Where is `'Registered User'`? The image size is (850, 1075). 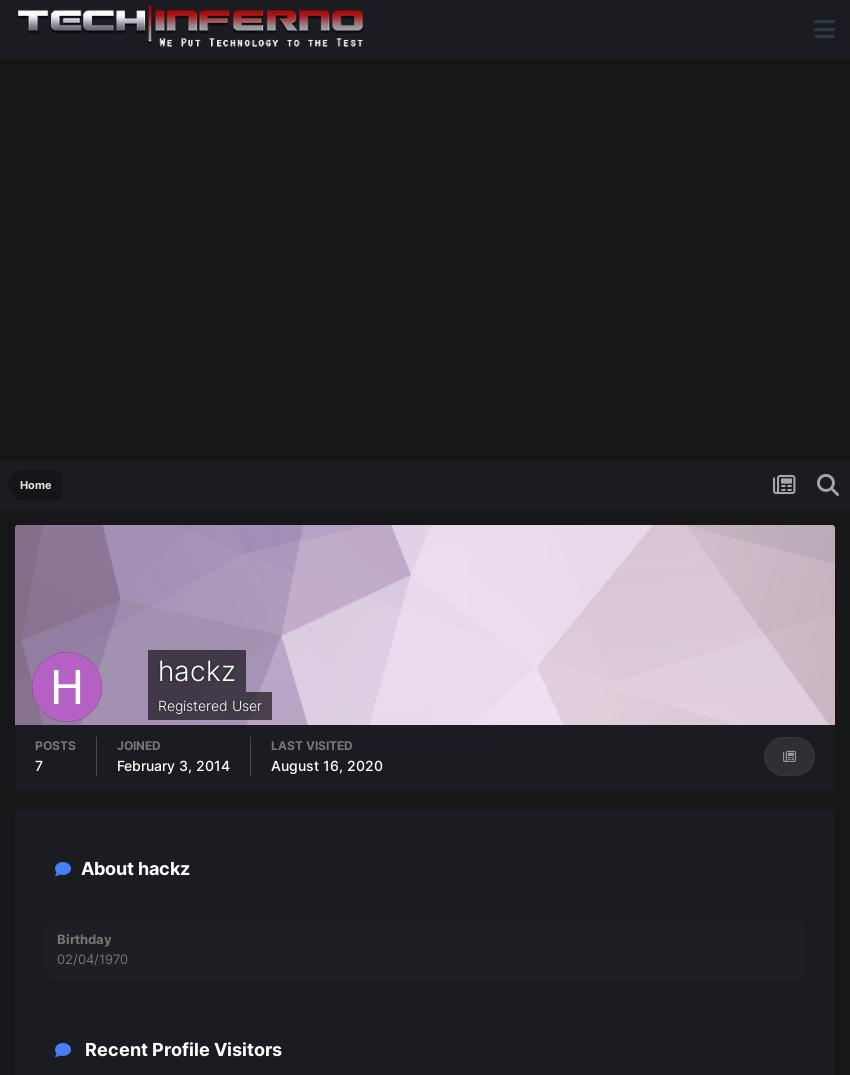 'Registered User' is located at coordinates (209, 704).